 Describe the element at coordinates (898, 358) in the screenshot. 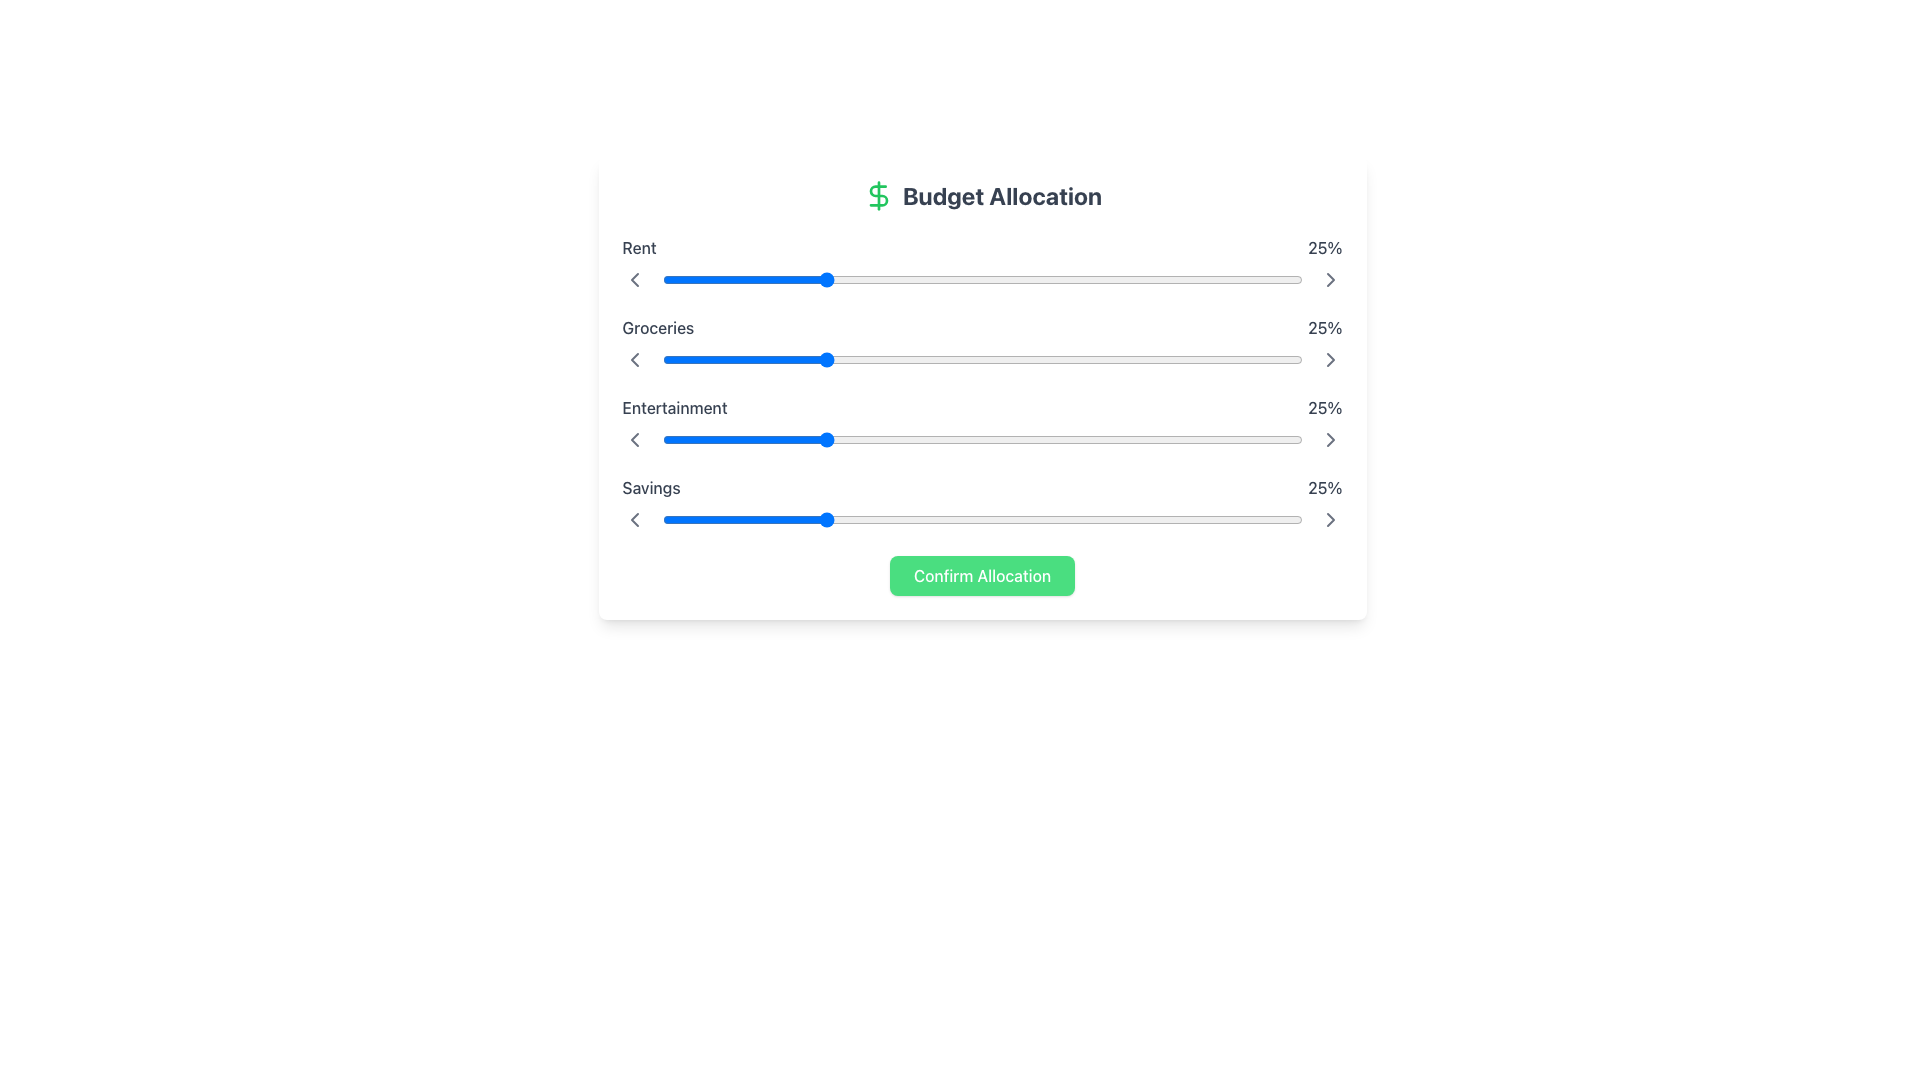

I see `the groceries allocation percentage` at that location.